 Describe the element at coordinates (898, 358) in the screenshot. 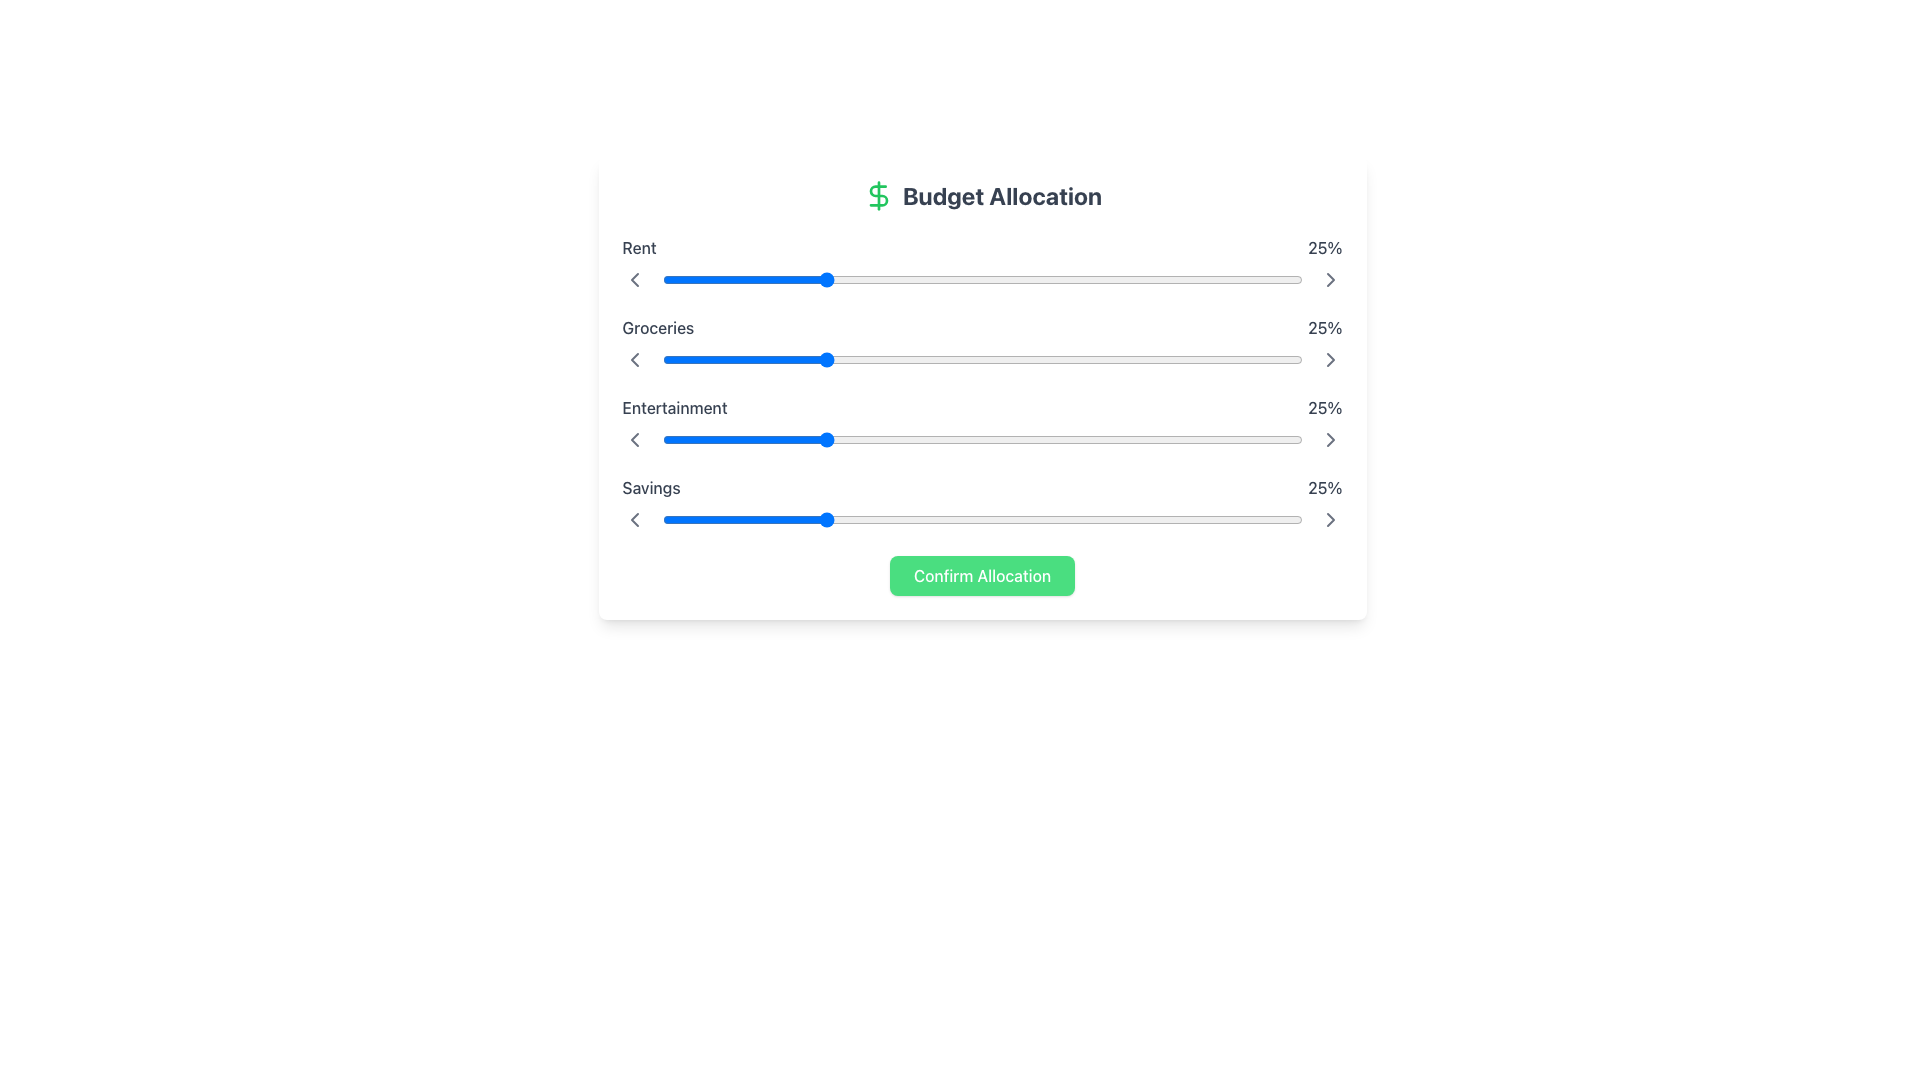

I see `the groceries allocation percentage` at that location.